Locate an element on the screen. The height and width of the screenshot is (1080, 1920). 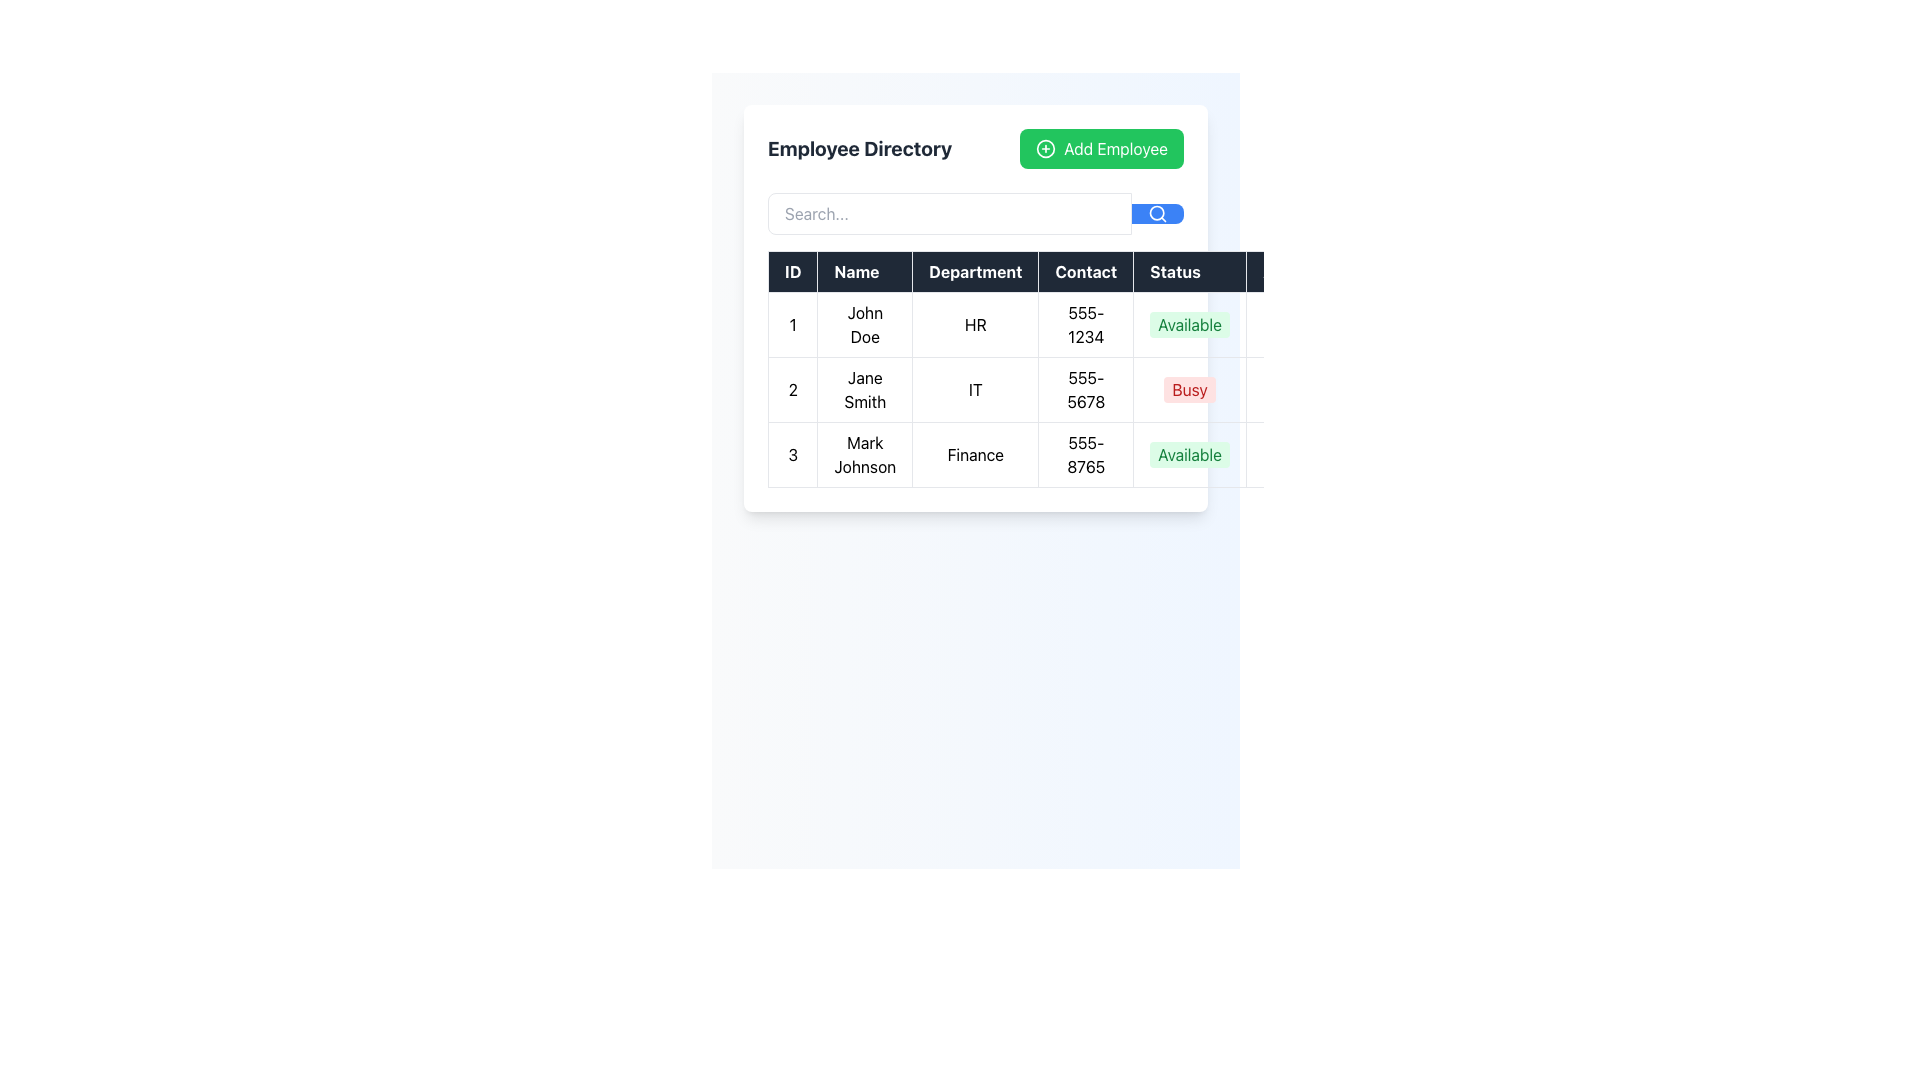
the non-interactive text label displaying the department for 'Mark Johnson' in the table's 'Department' column is located at coordinates (975, 455).